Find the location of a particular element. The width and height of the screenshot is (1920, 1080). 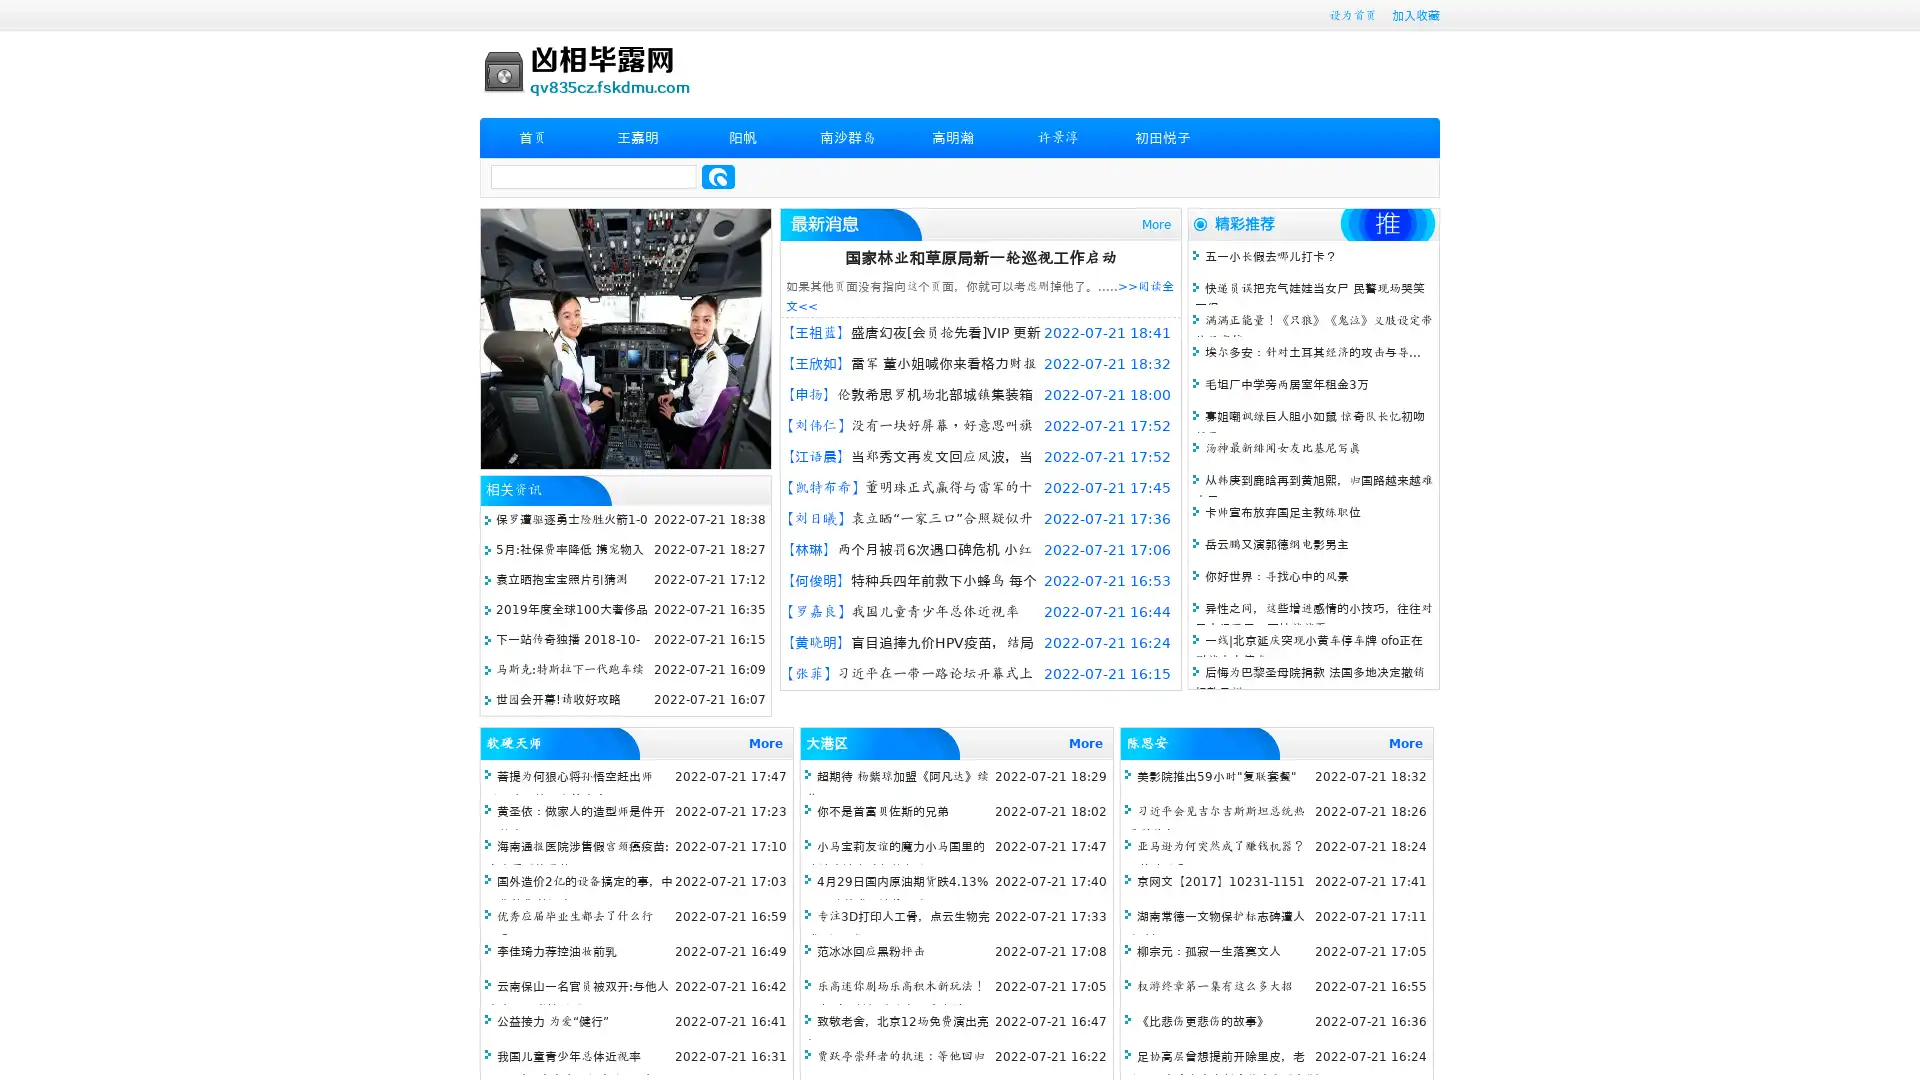

Search is located at coordinates (718, 176).